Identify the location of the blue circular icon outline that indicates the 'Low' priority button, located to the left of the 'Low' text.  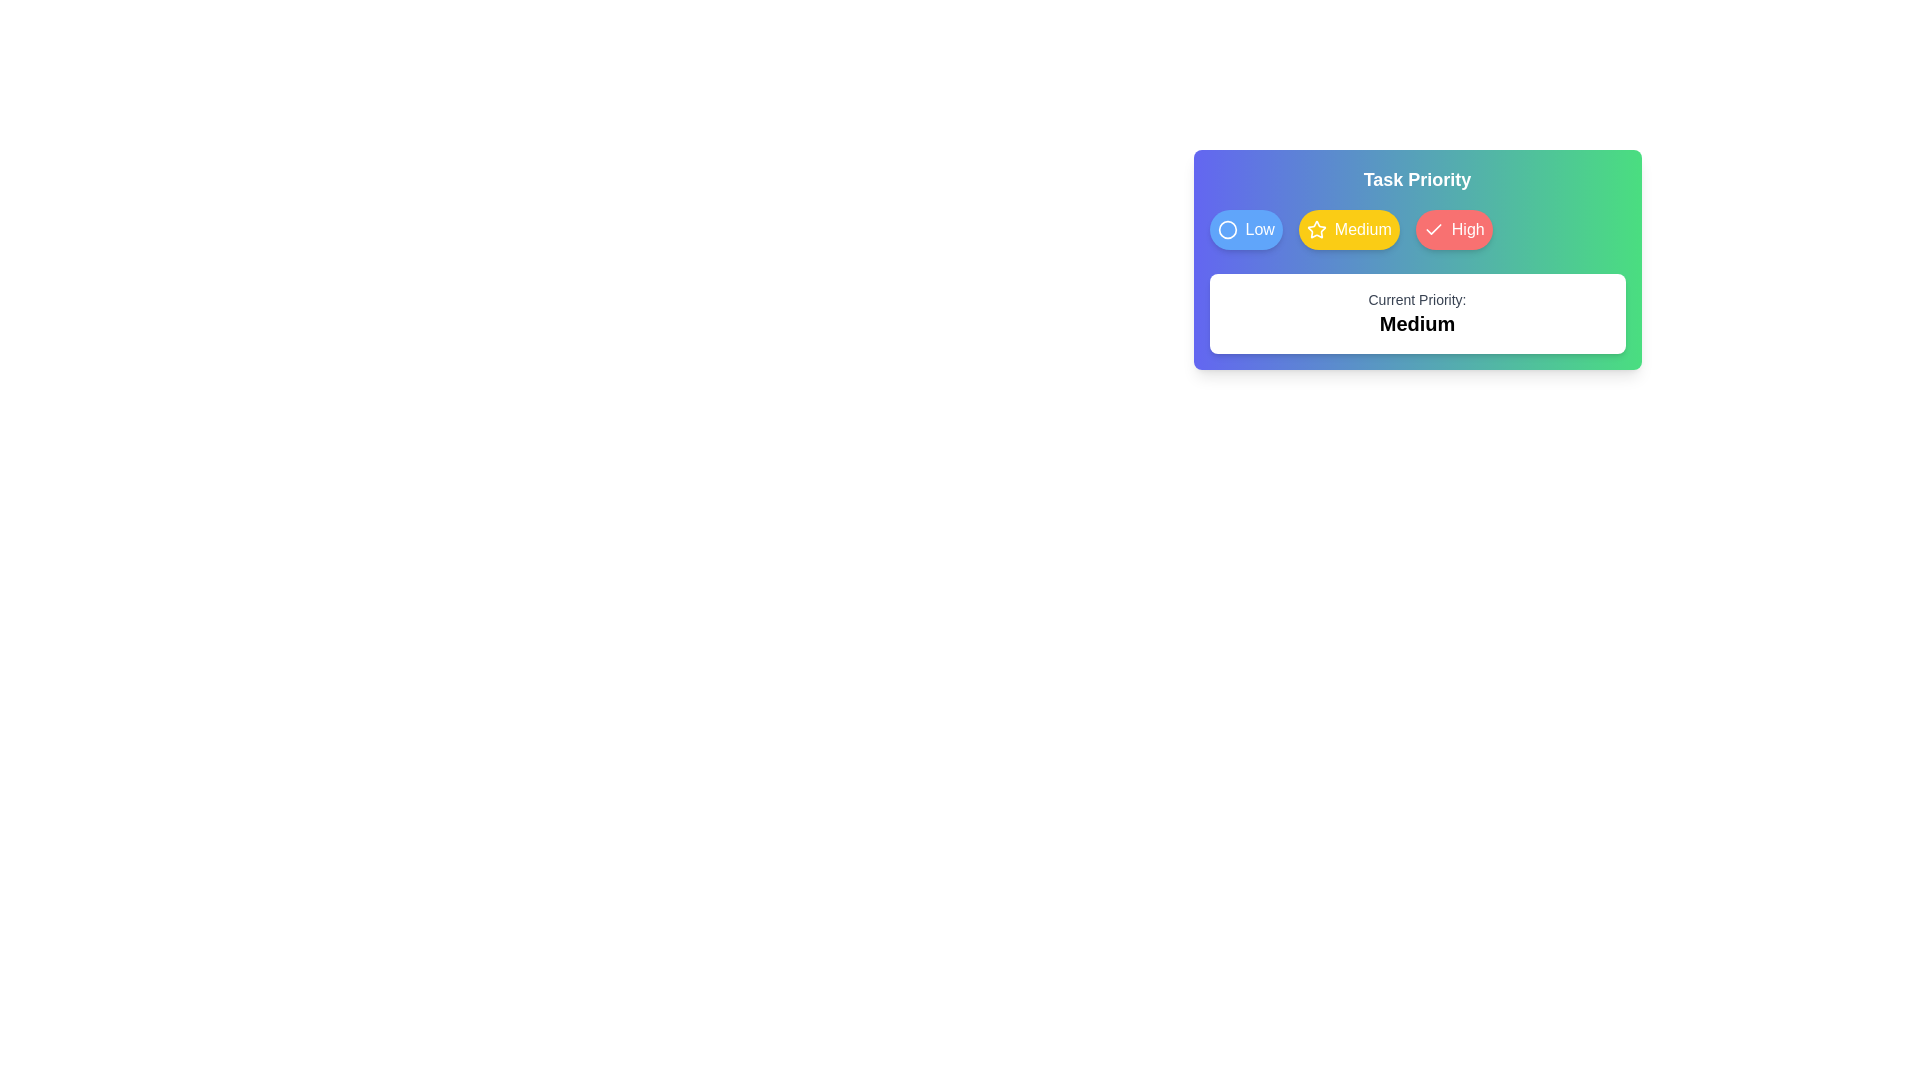
(1226, 229).